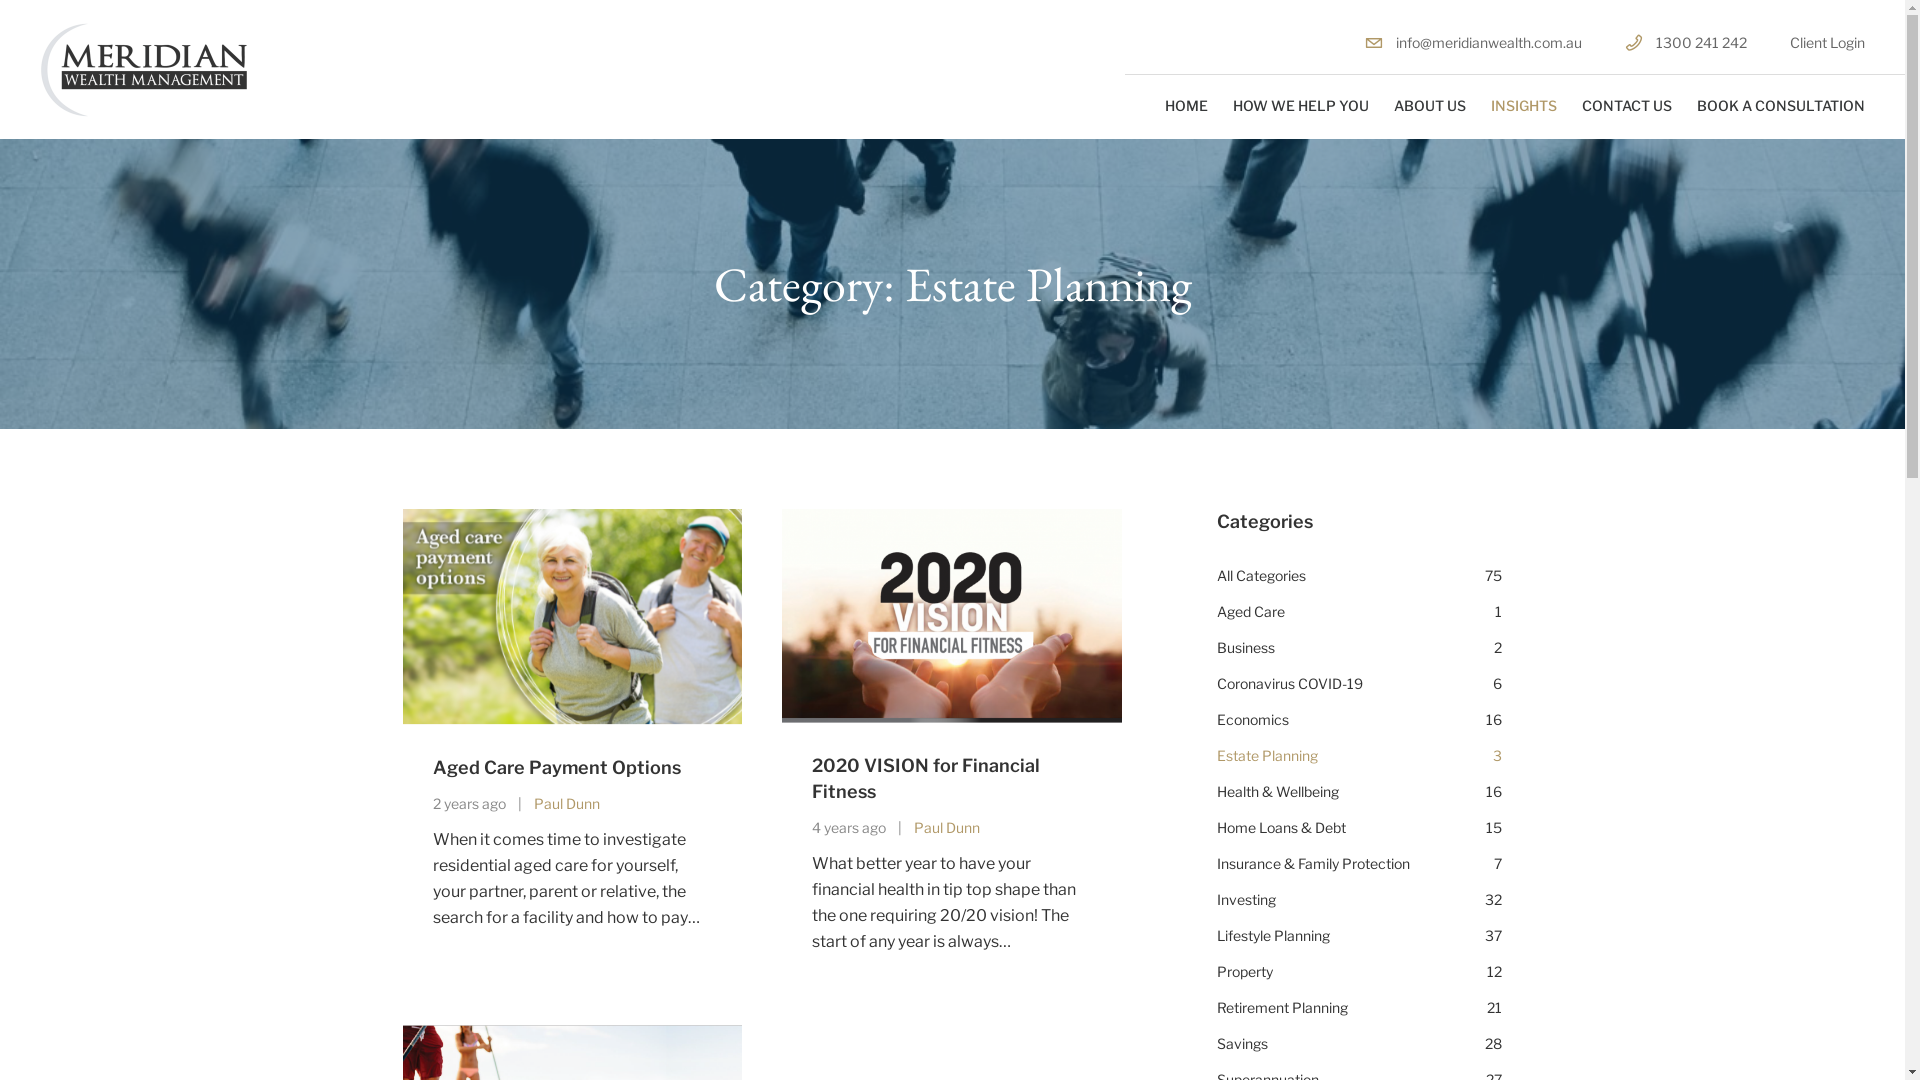  Describe the element at coordinates (1300, 105) in the screenshot. I see `'HOW WE HELP YOU'` at that location.